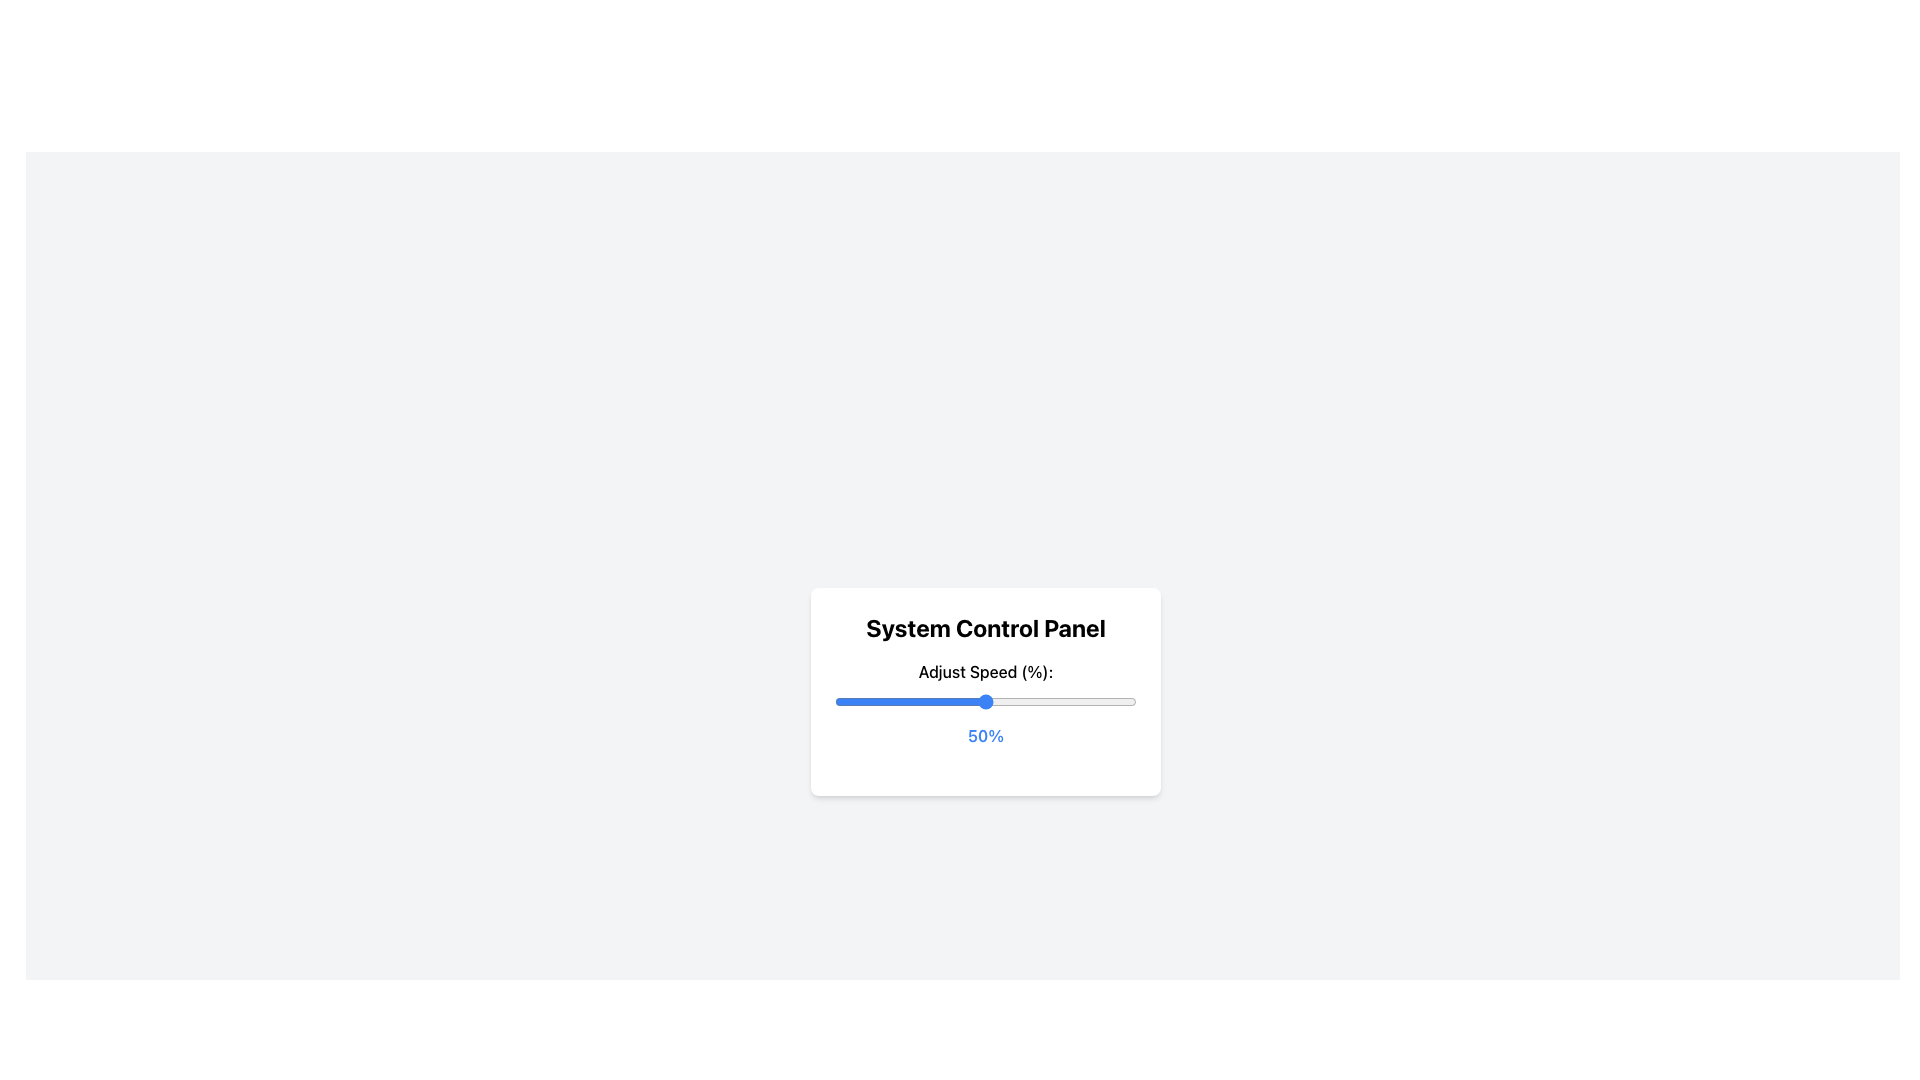 Image resolution: width=1920 pixels, height=1080 pixels. I want to click on the speed, so click(967, 701).